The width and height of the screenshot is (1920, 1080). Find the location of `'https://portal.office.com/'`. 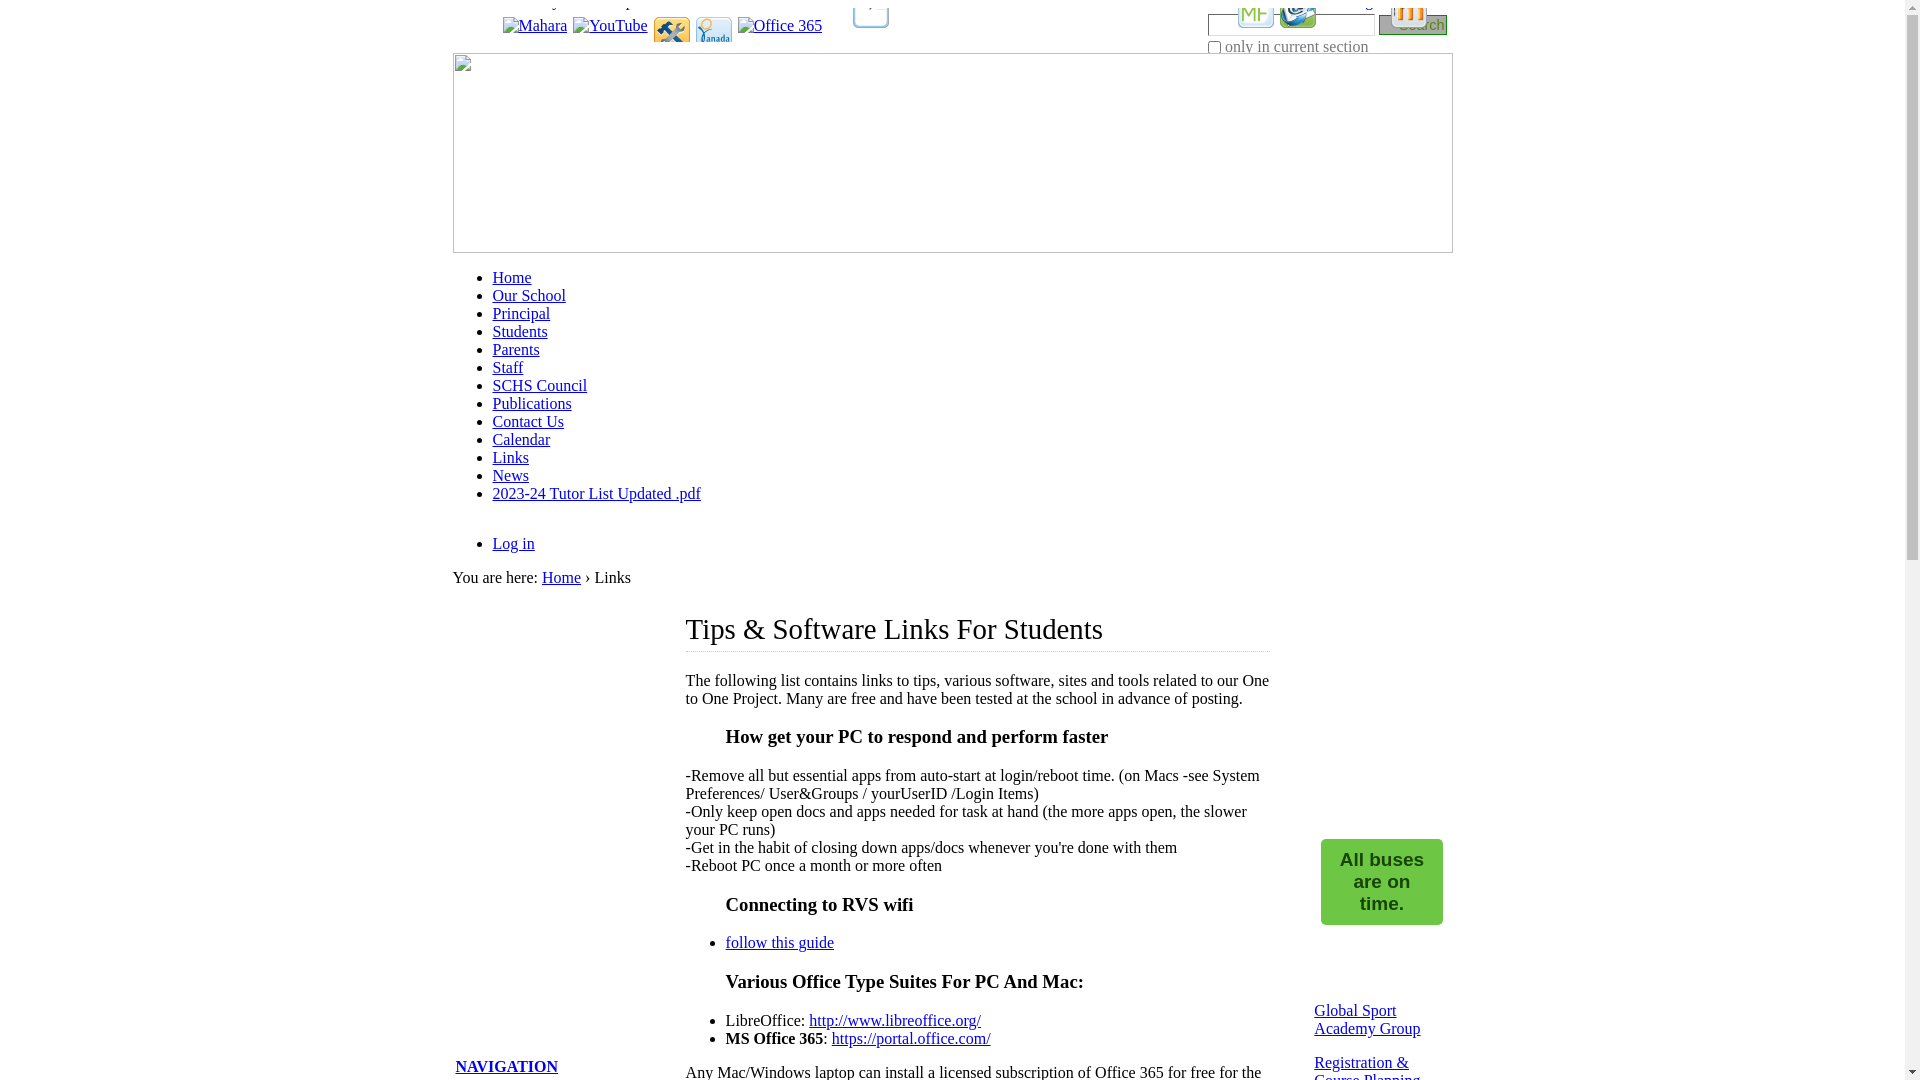

'https://portal.office.com/' is located at coordinates (910, 1037).